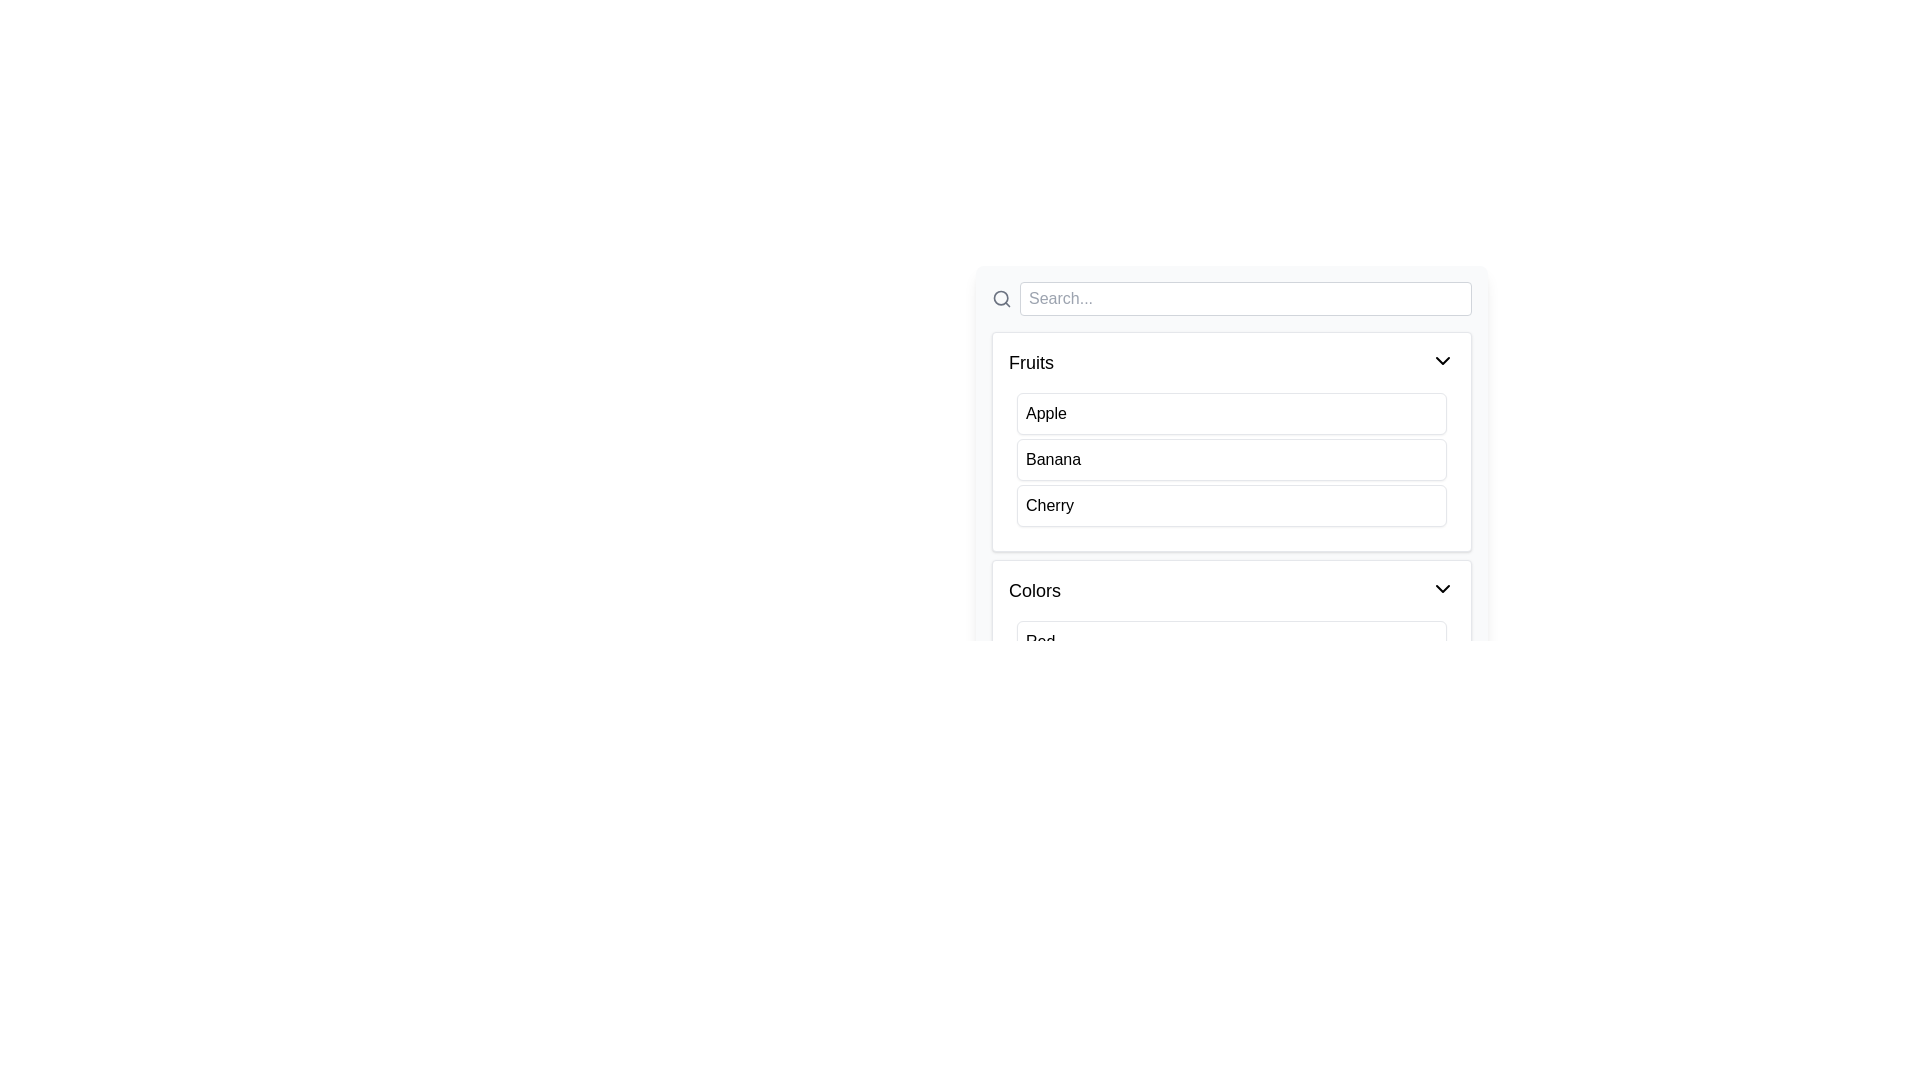 This screenshot has height=1080, width=1920. Describe the element at coordinates (1049, 504) in the screenshot. I see `the 'Cherry' text label in the 'Fruits' category, which identifies it as a list item between 'Banana' and 'Colors'` at that location.